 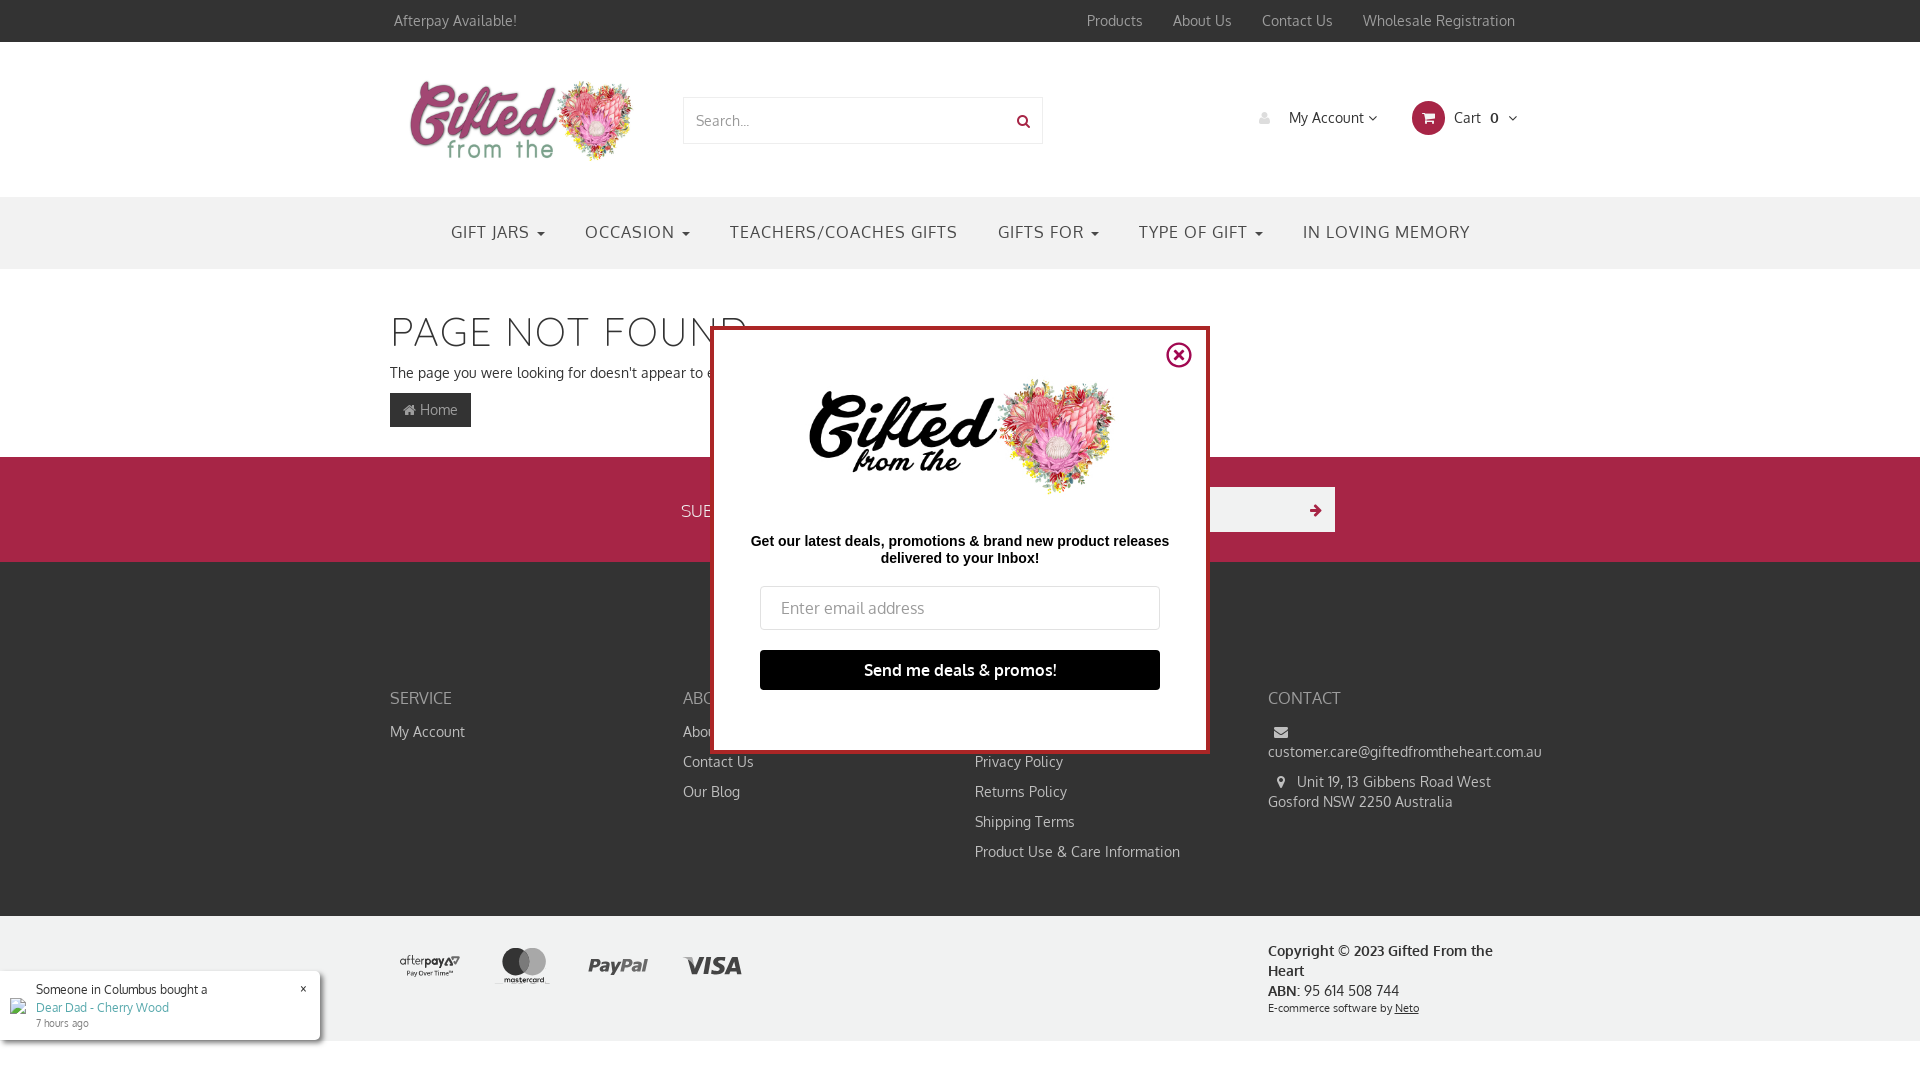 What do you see at coordinates (1384, 231) in the screenshot?
I see `'IN LOVING MEMORY'` at bounding box center [1384, 231].